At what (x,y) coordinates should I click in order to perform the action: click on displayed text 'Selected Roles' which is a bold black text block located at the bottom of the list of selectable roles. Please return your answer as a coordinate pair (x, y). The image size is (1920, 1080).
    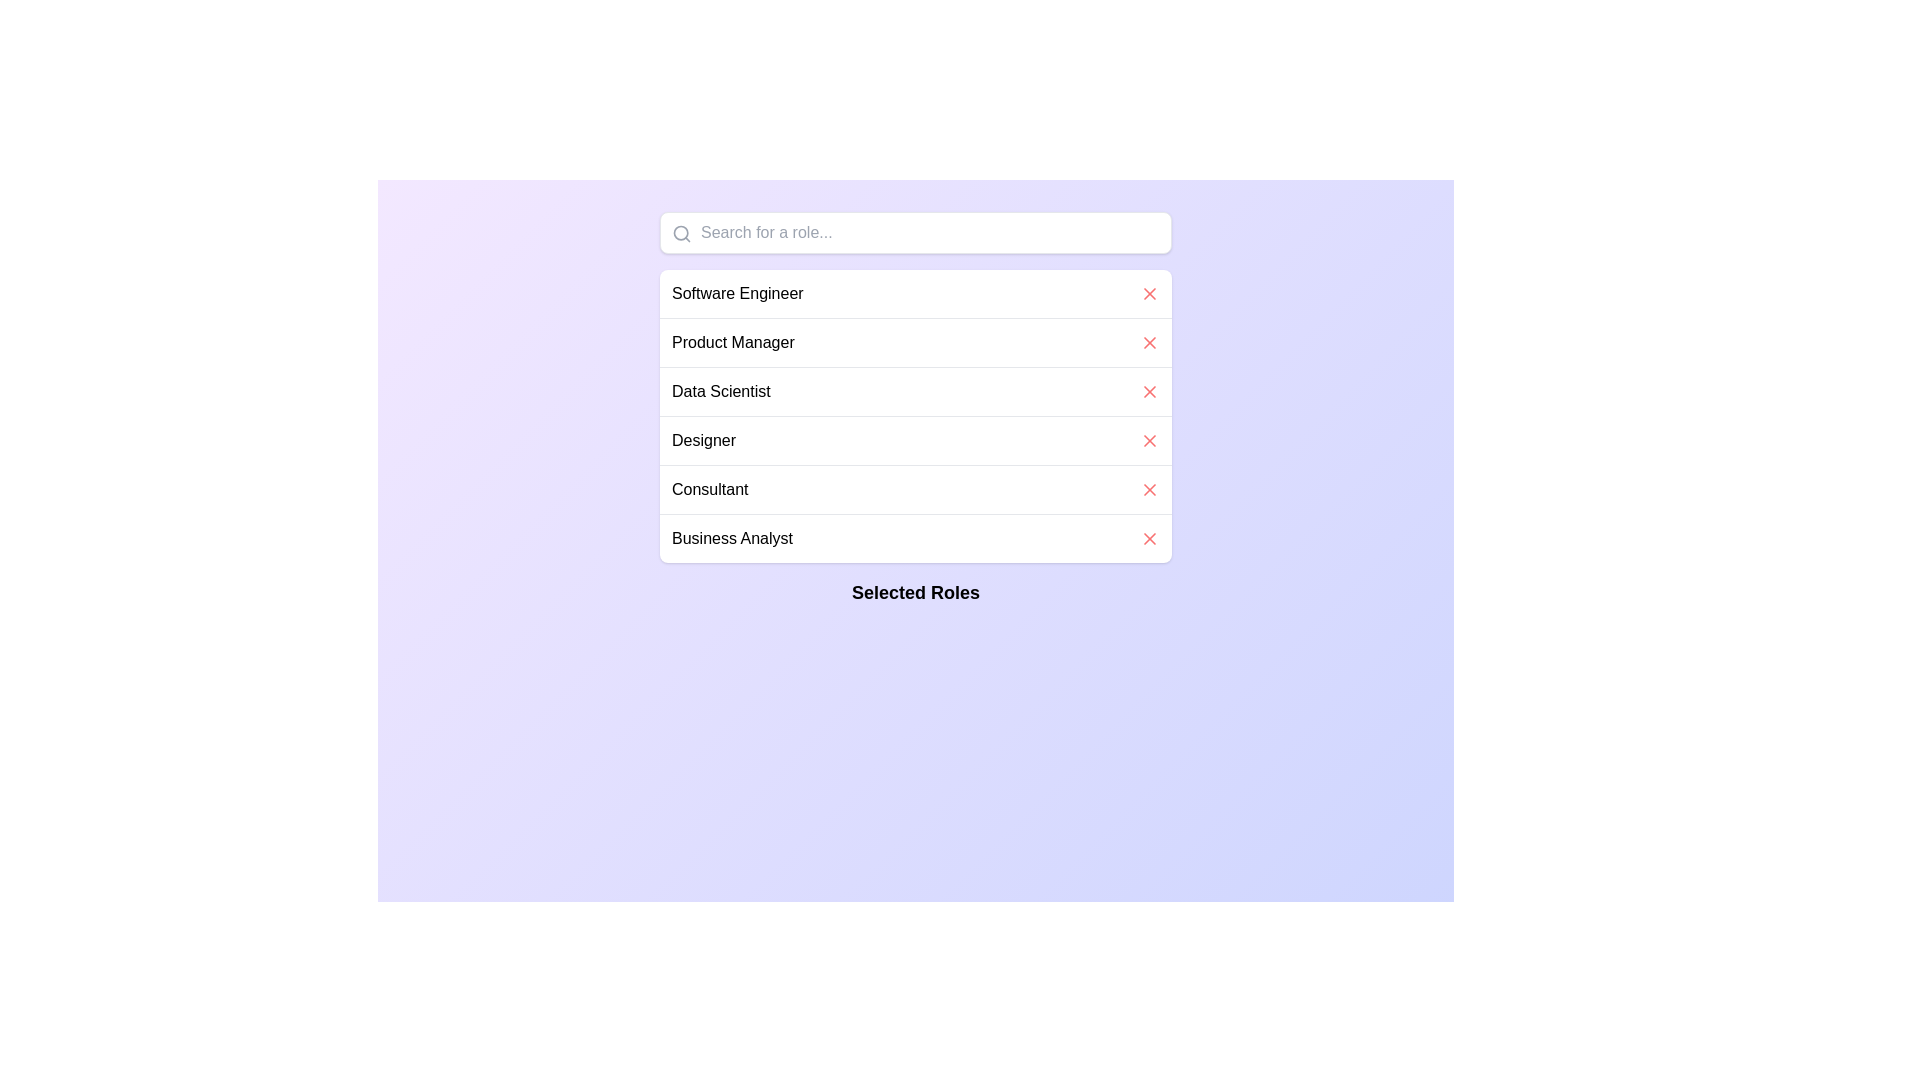
    Looking at the image, I should click on (915, 592).